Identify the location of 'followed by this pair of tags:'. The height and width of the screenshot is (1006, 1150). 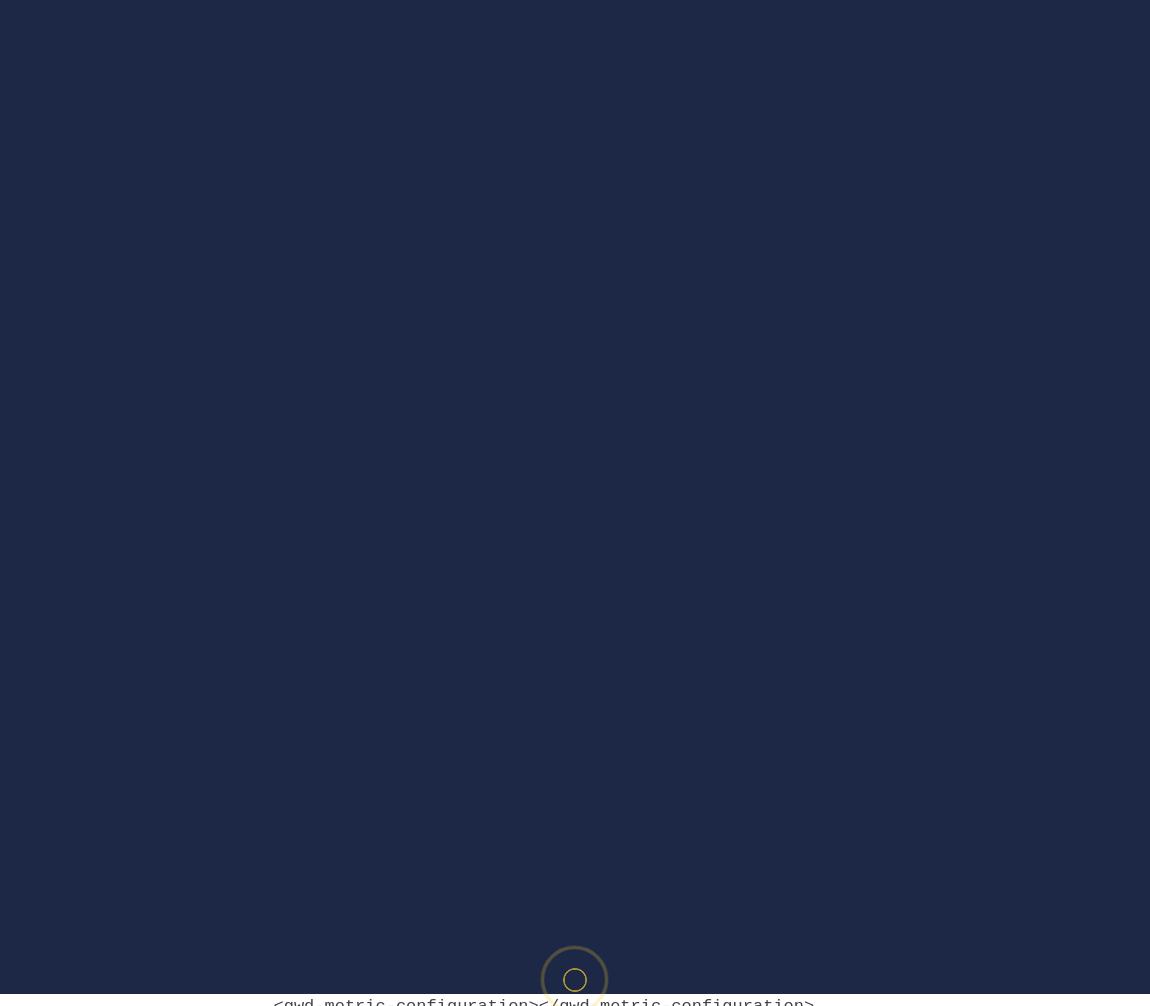
(389, 958).